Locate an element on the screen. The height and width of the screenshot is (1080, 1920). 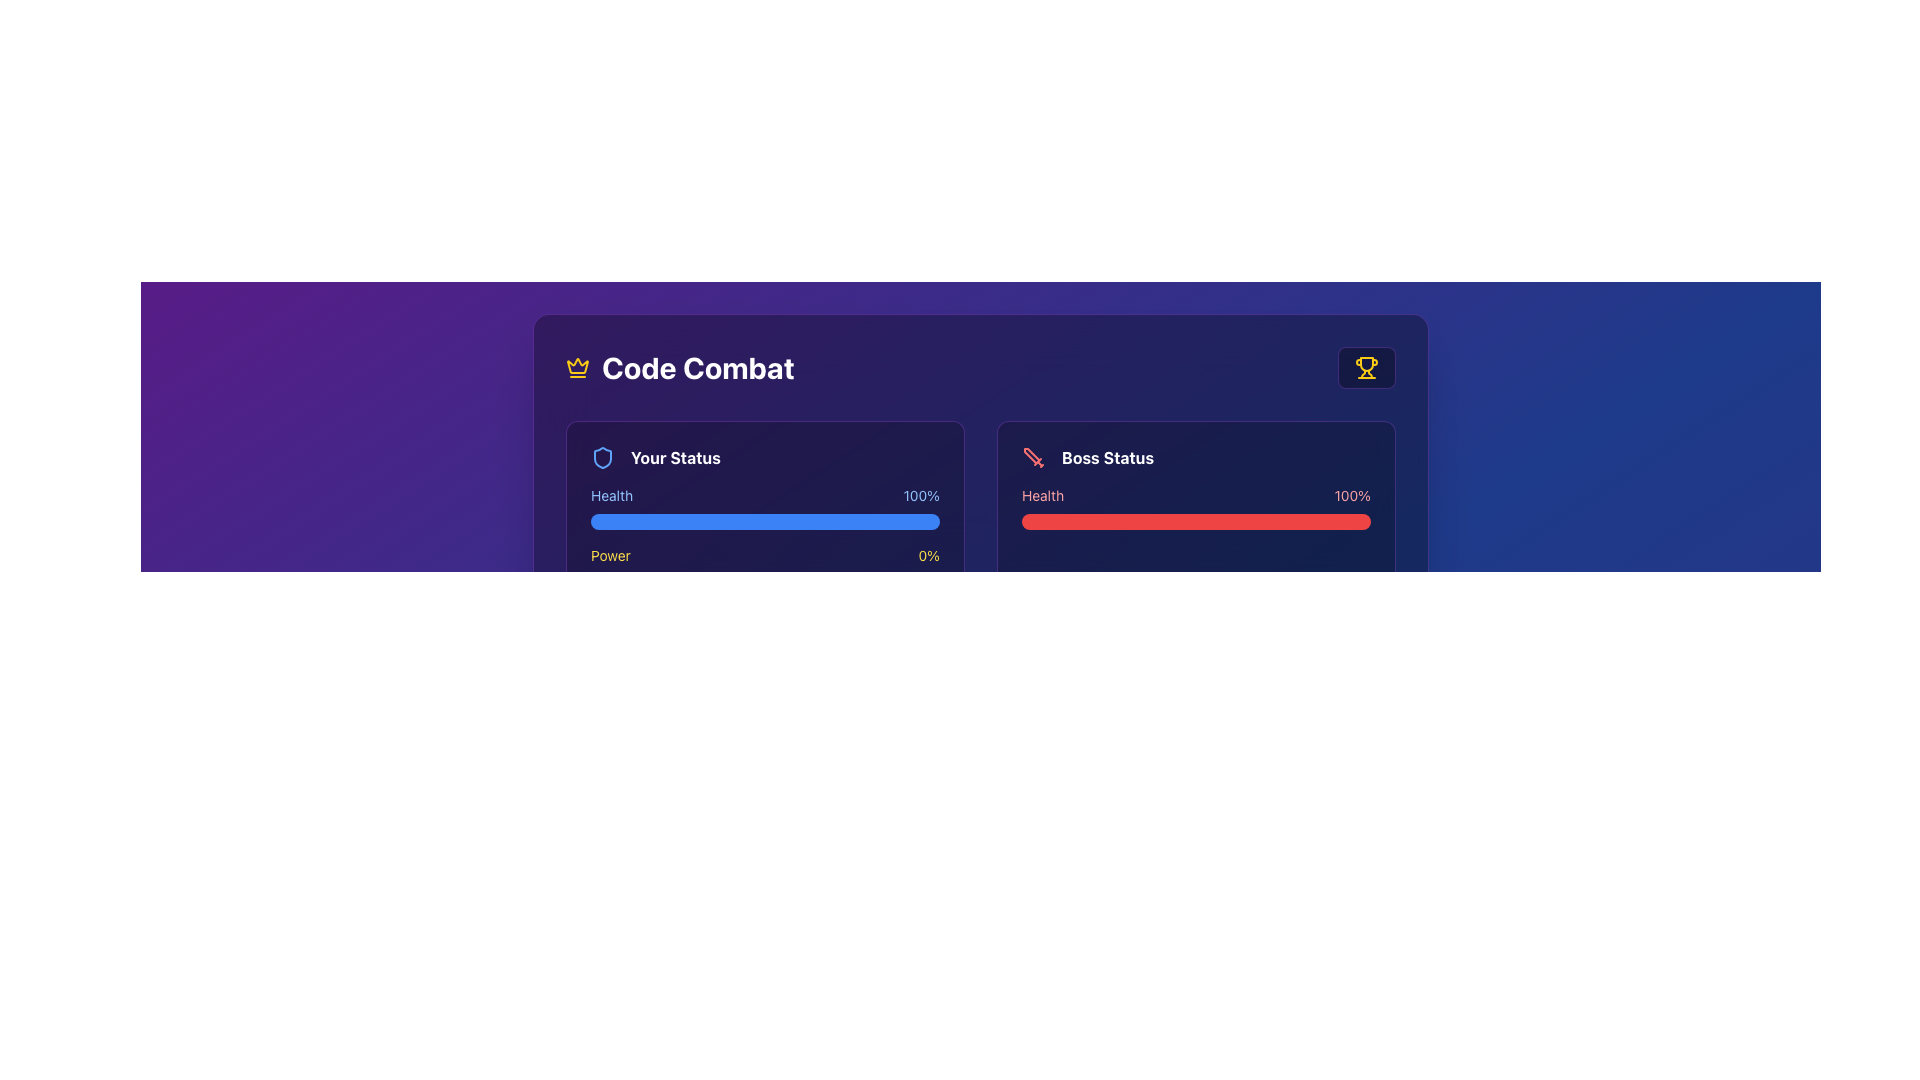
the panel titled 'Your Status' which features a shield icon and health and power bars, located to the left of the 'Boss Status' panel is located at coordinates (764, 516).